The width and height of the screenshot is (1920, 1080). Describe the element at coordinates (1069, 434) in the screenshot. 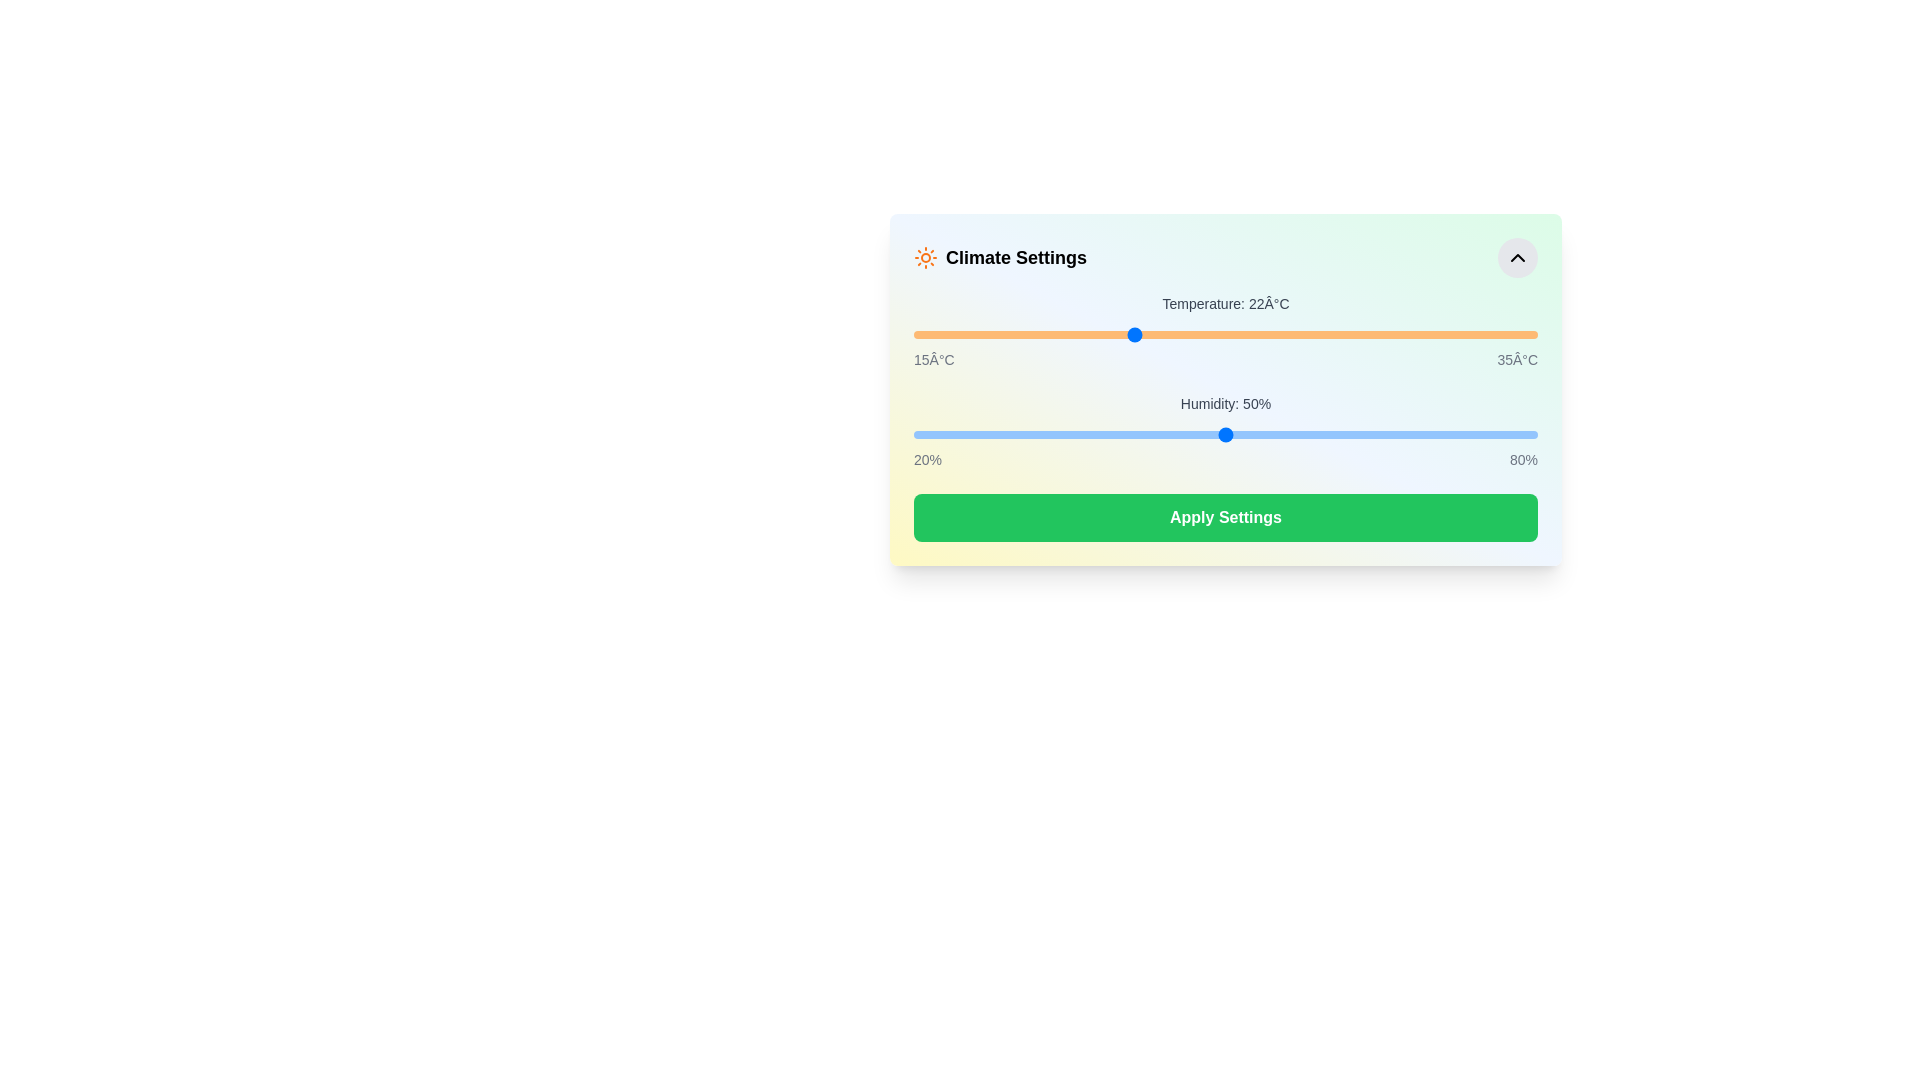

I see `humidity` at that location.